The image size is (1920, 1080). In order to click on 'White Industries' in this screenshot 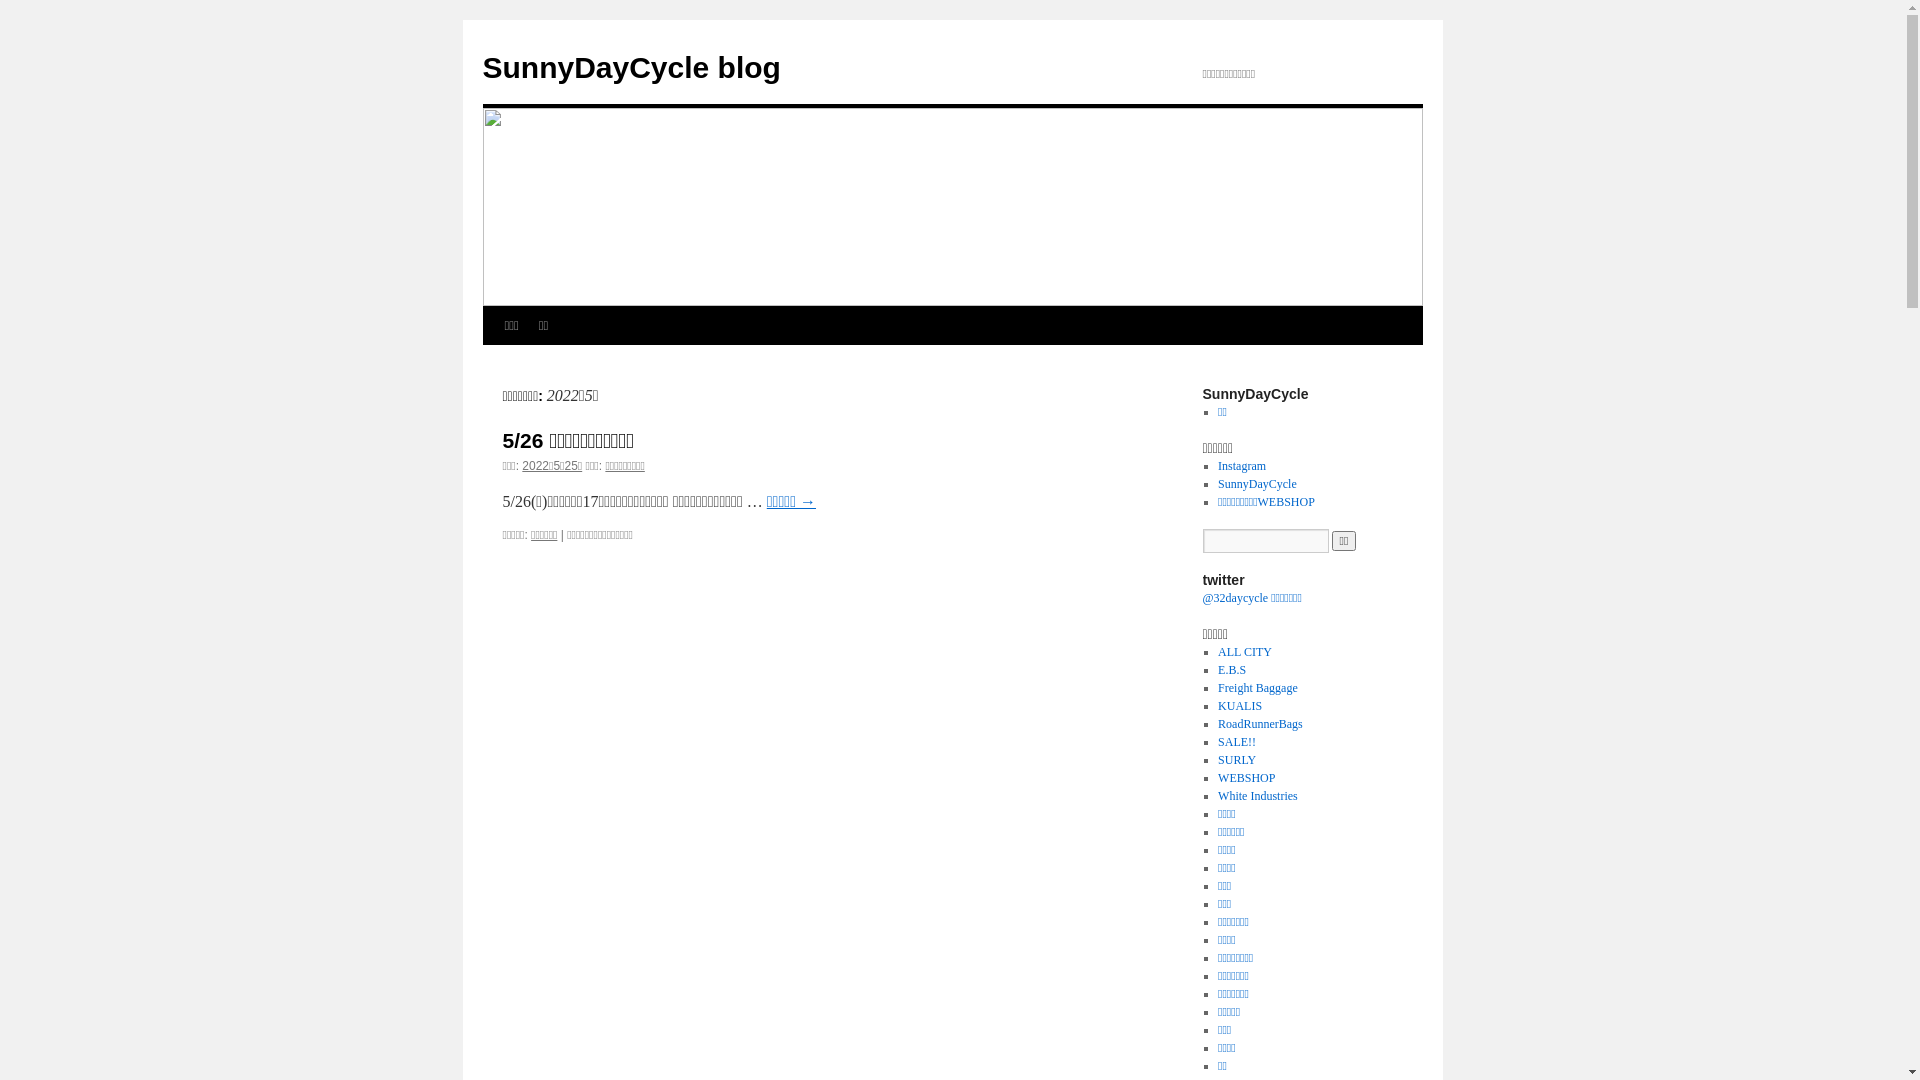, I will do `click(1256, 794)`.